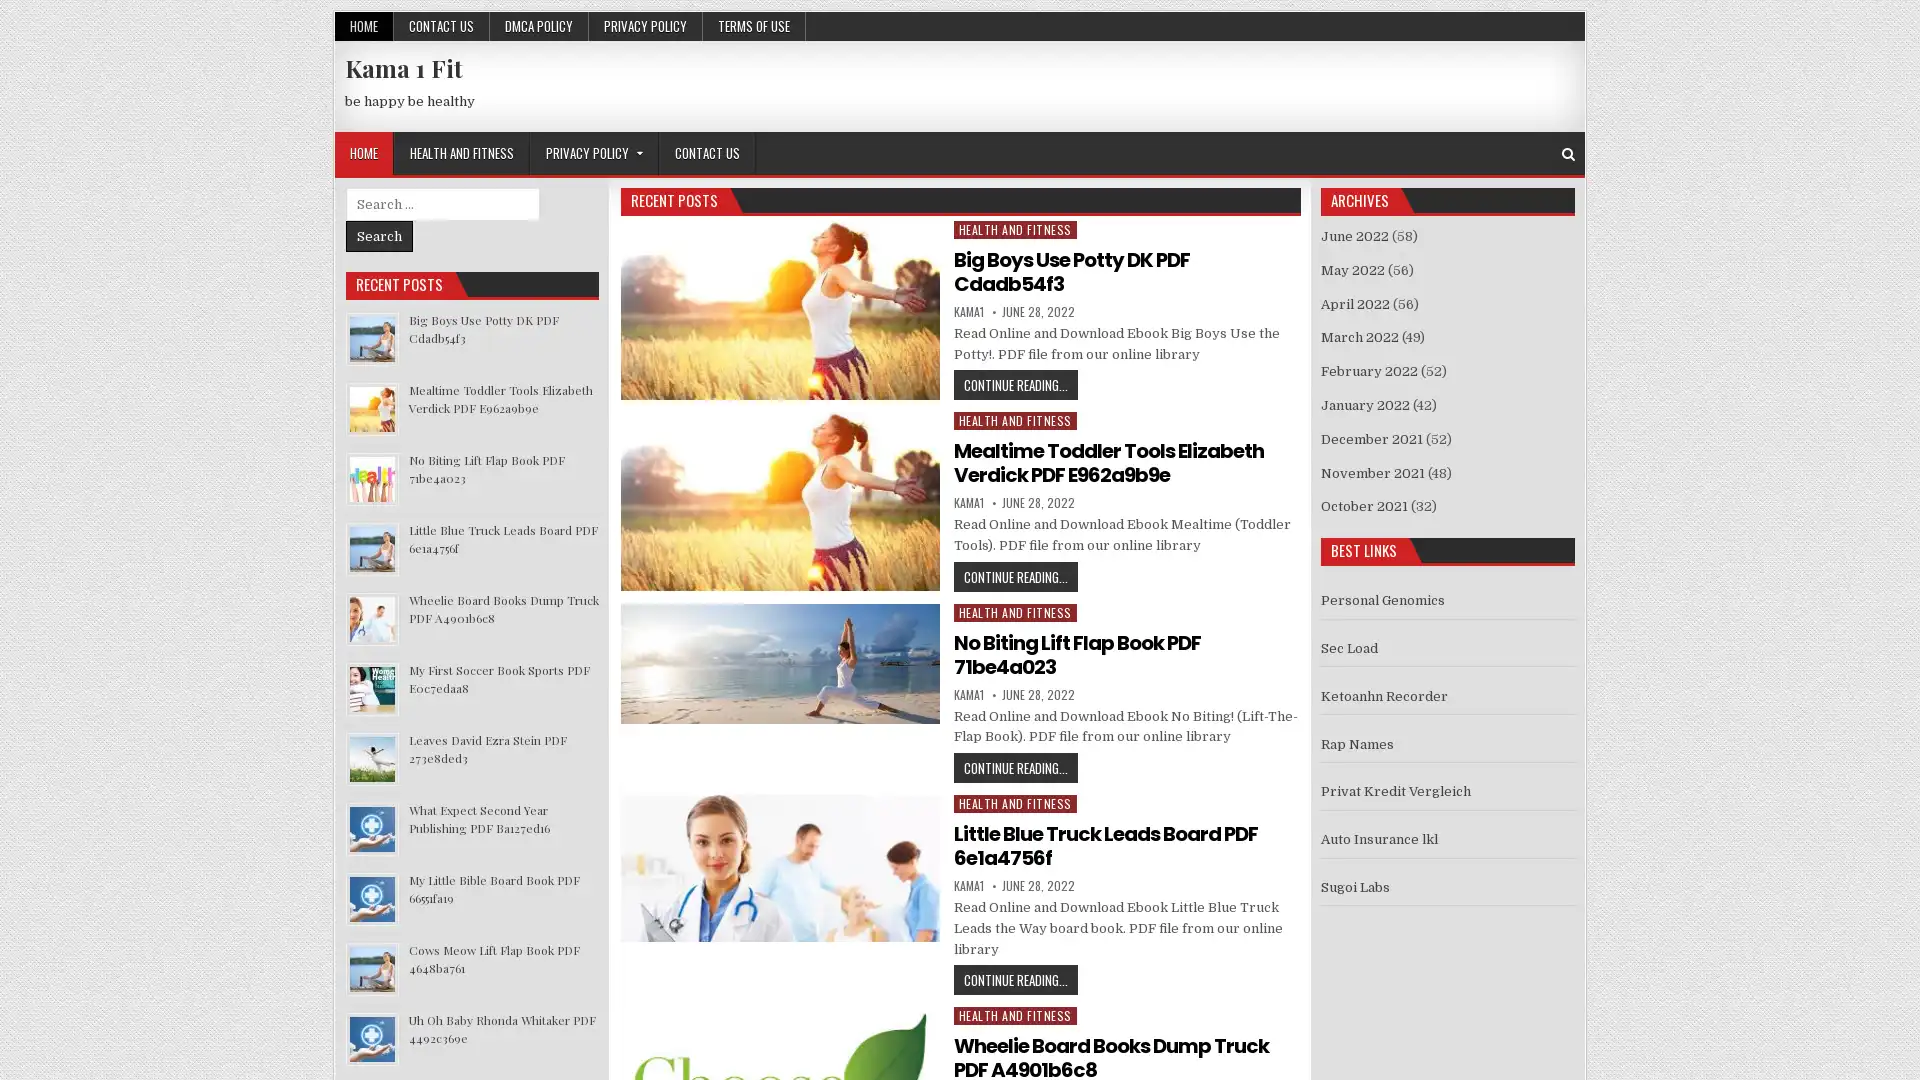 The height and width of the screenshot is (1080, 1920). I want to click on Search, so click(378, 235).